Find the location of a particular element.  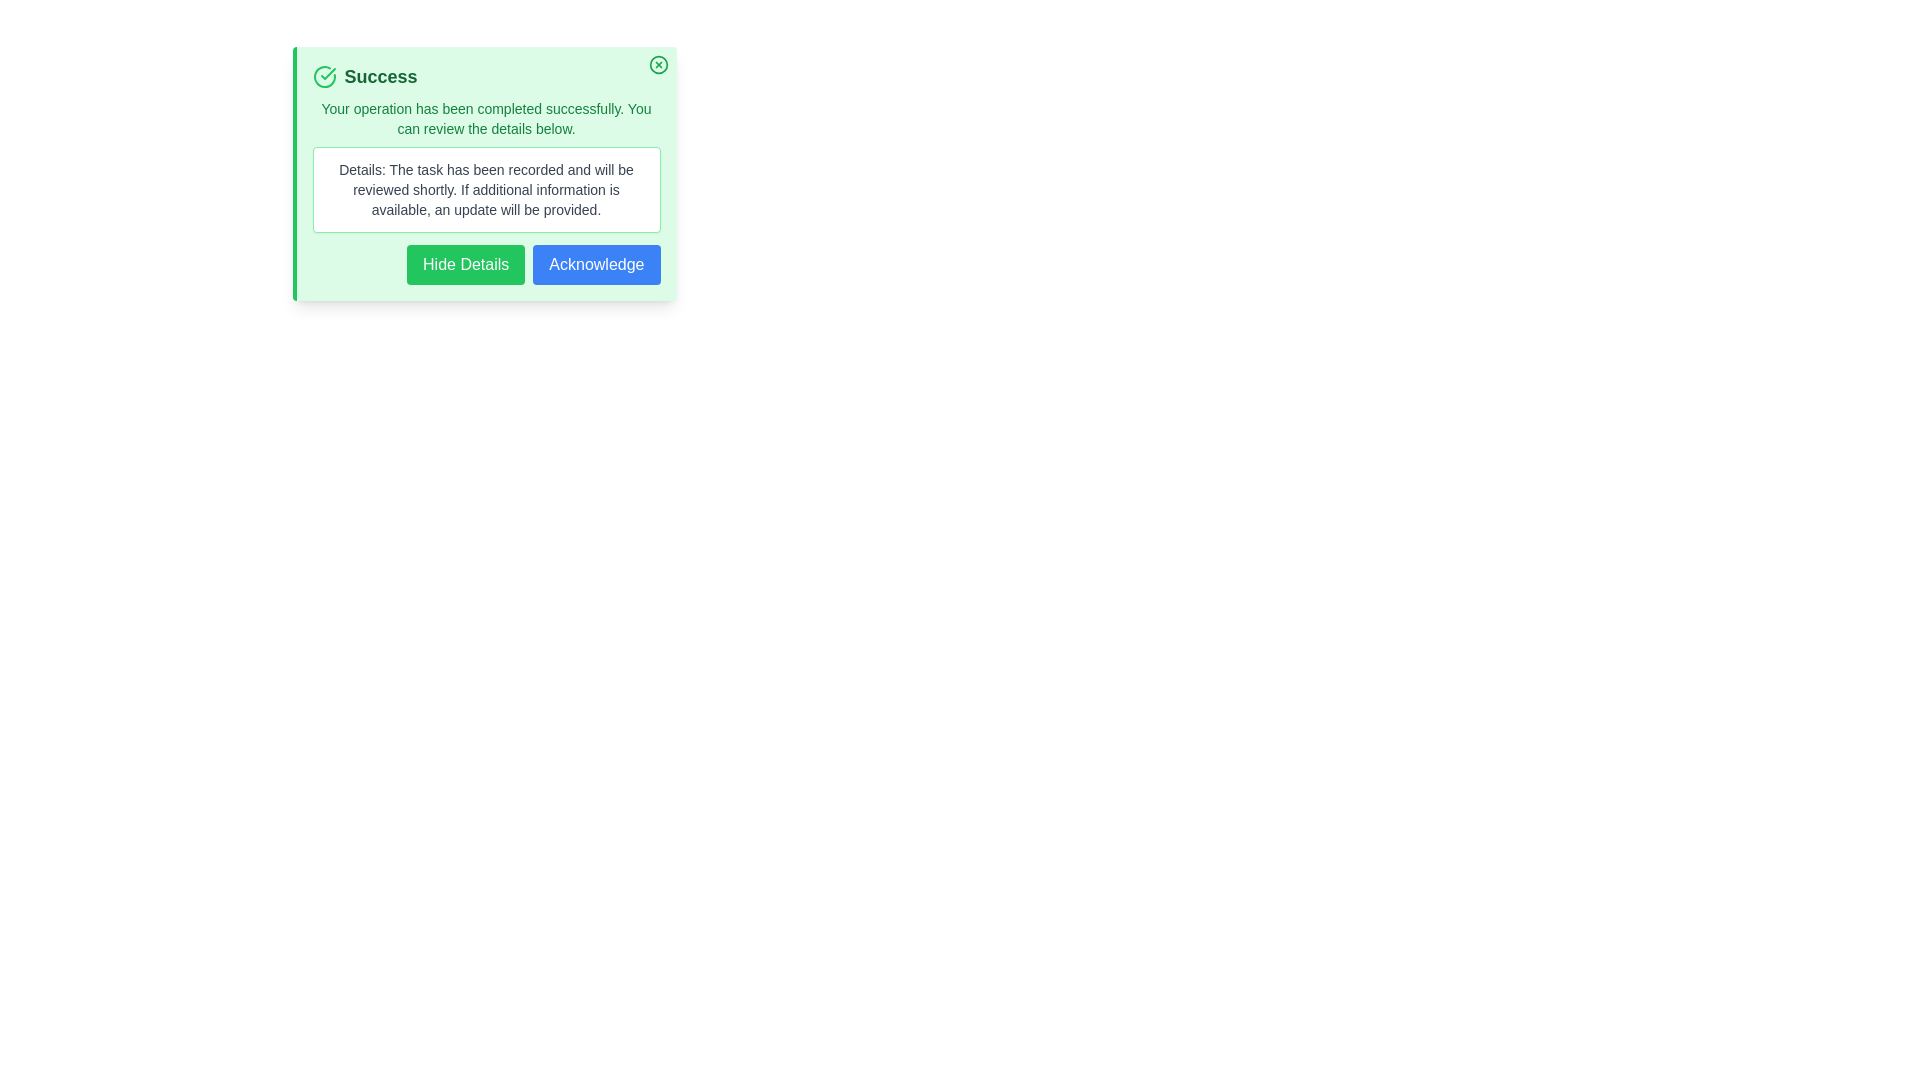

close button to dismiss the alert is located at coordinates (658, 64).